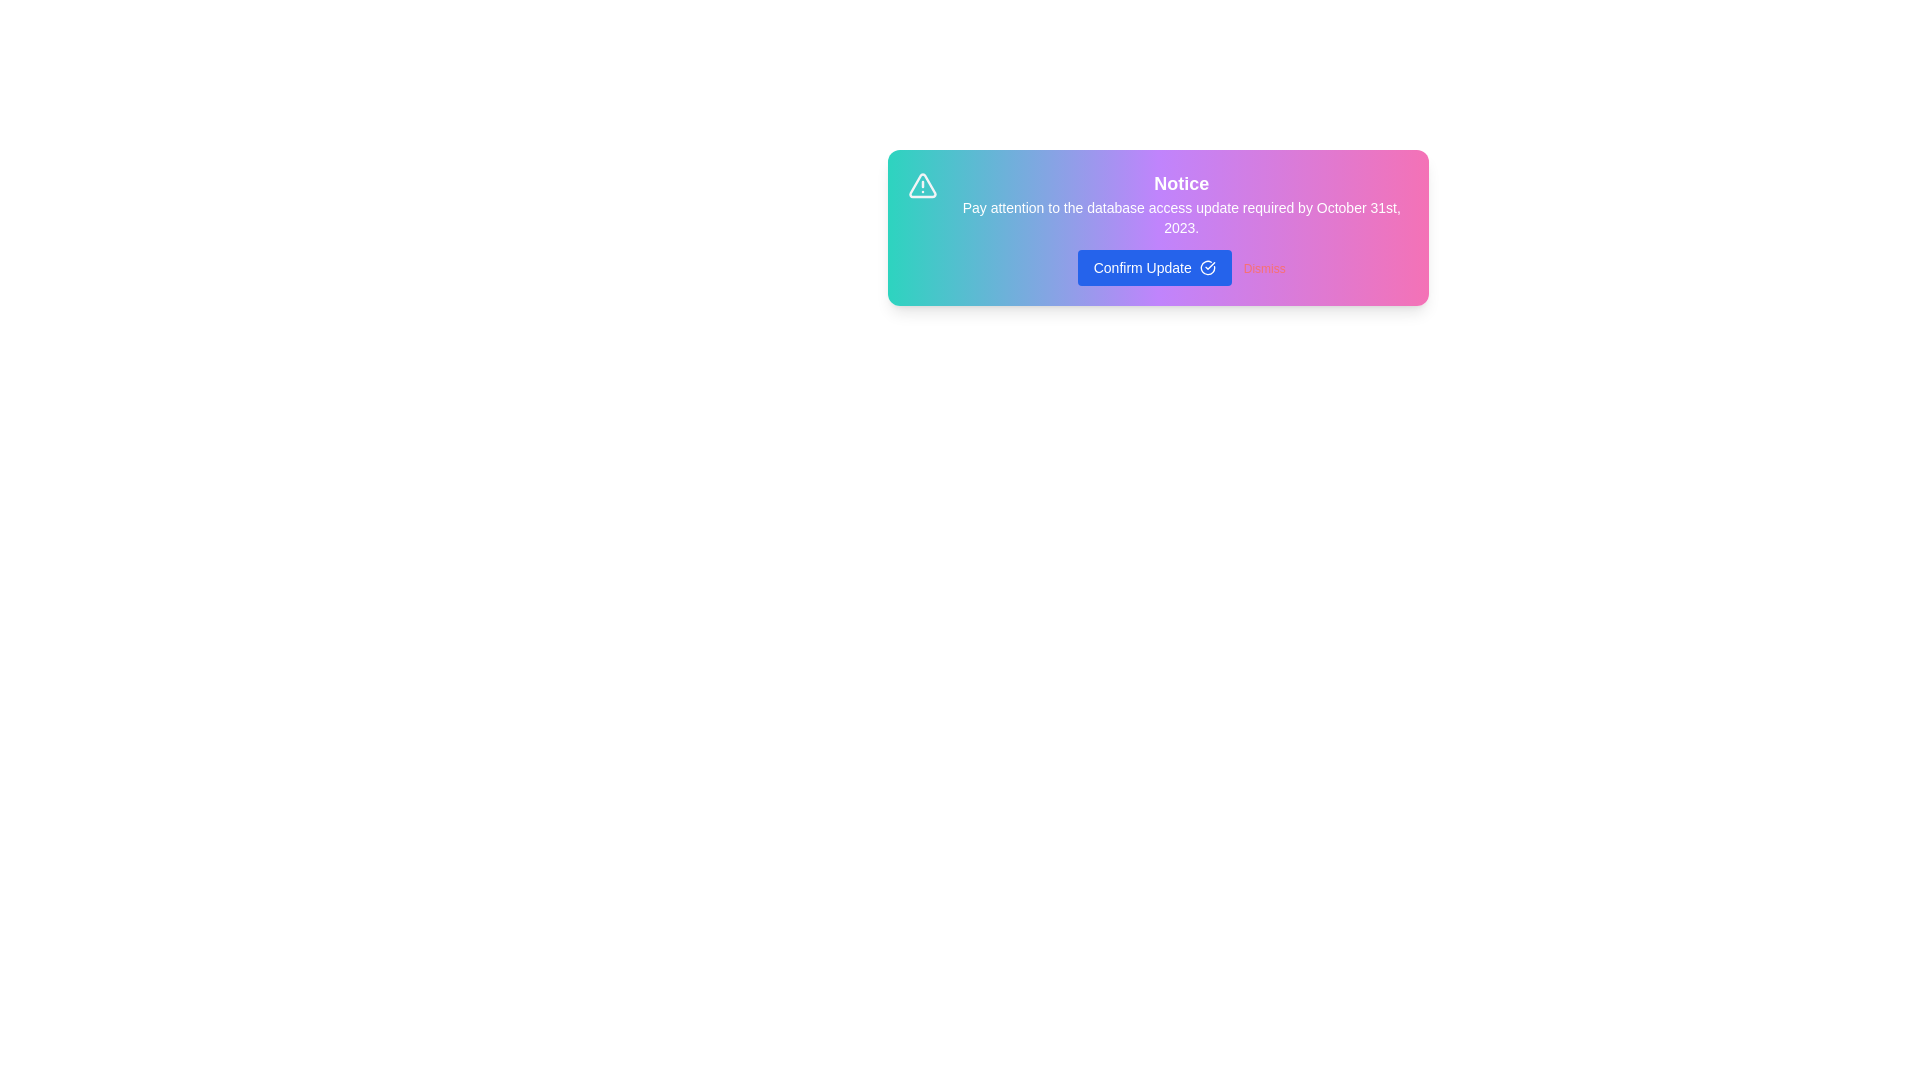  What do you see at coordinates (969, 200) in the screenshot?
I see `the word 'attention' in the alert message` at bounding box center [969, 200].